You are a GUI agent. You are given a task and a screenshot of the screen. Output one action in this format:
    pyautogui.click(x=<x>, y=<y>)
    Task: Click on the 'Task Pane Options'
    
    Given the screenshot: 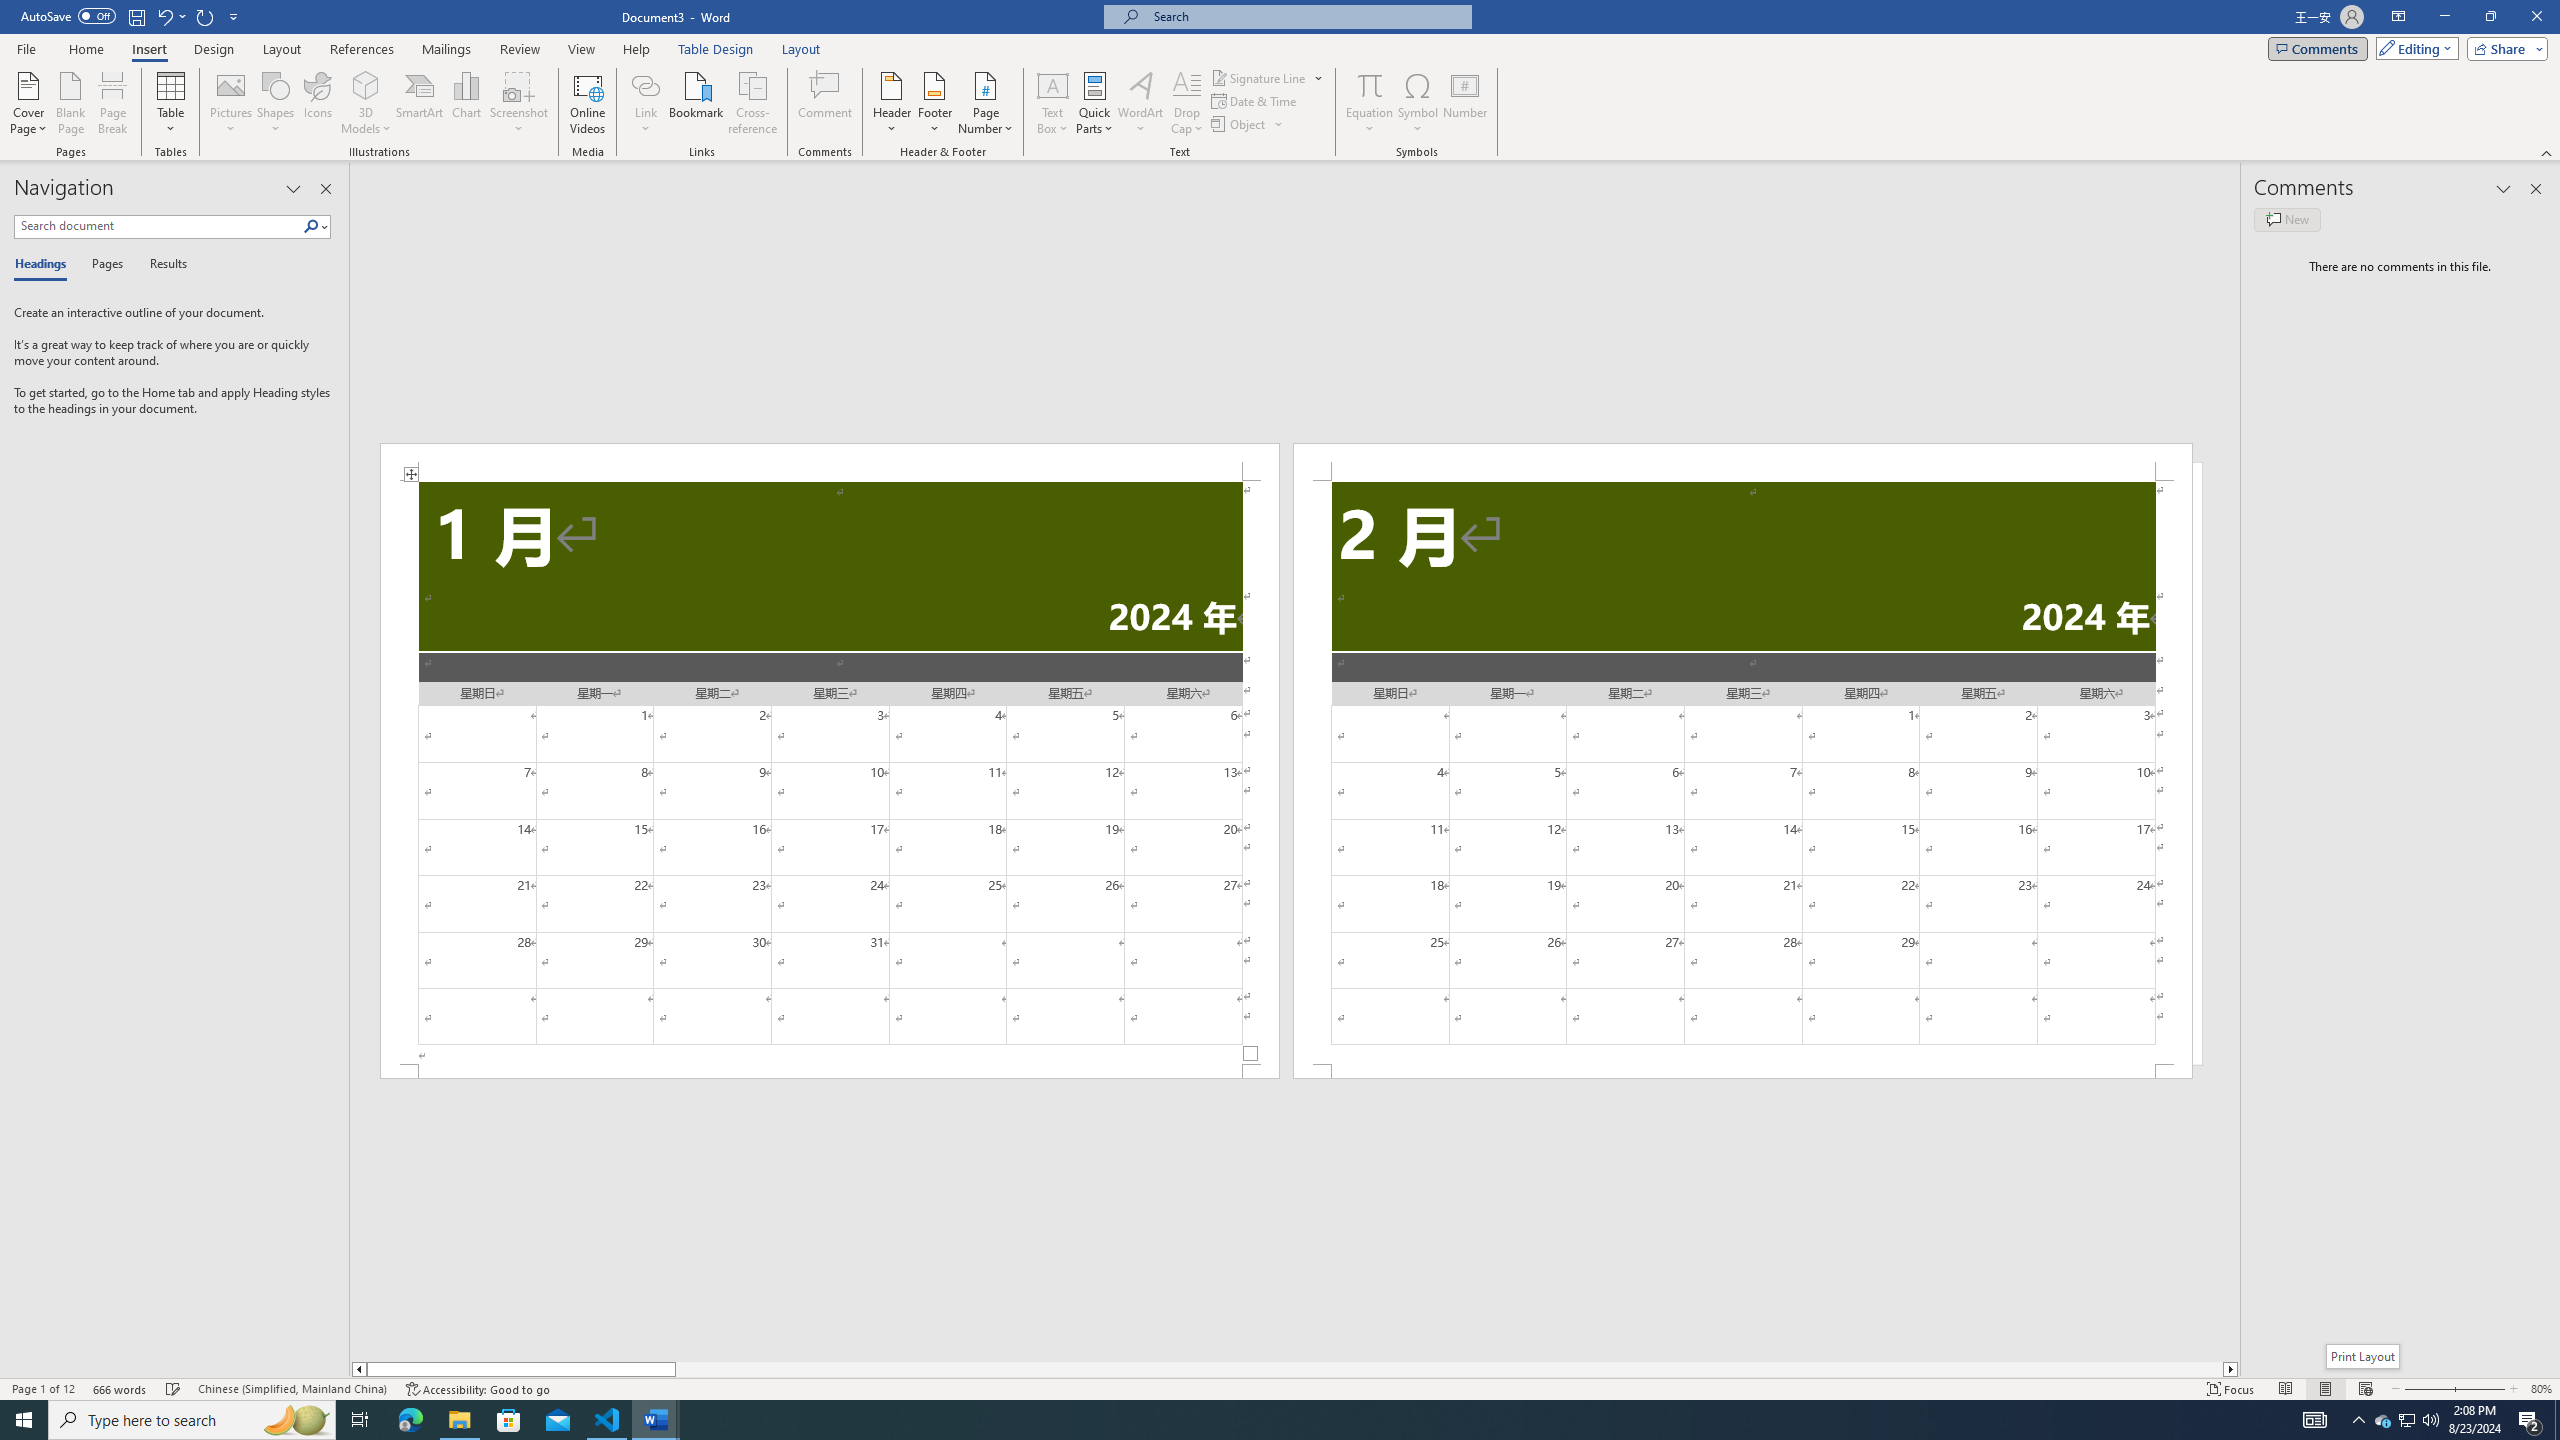 What is the action you would take?
    pyautogui.click(x=293, y=188)
    